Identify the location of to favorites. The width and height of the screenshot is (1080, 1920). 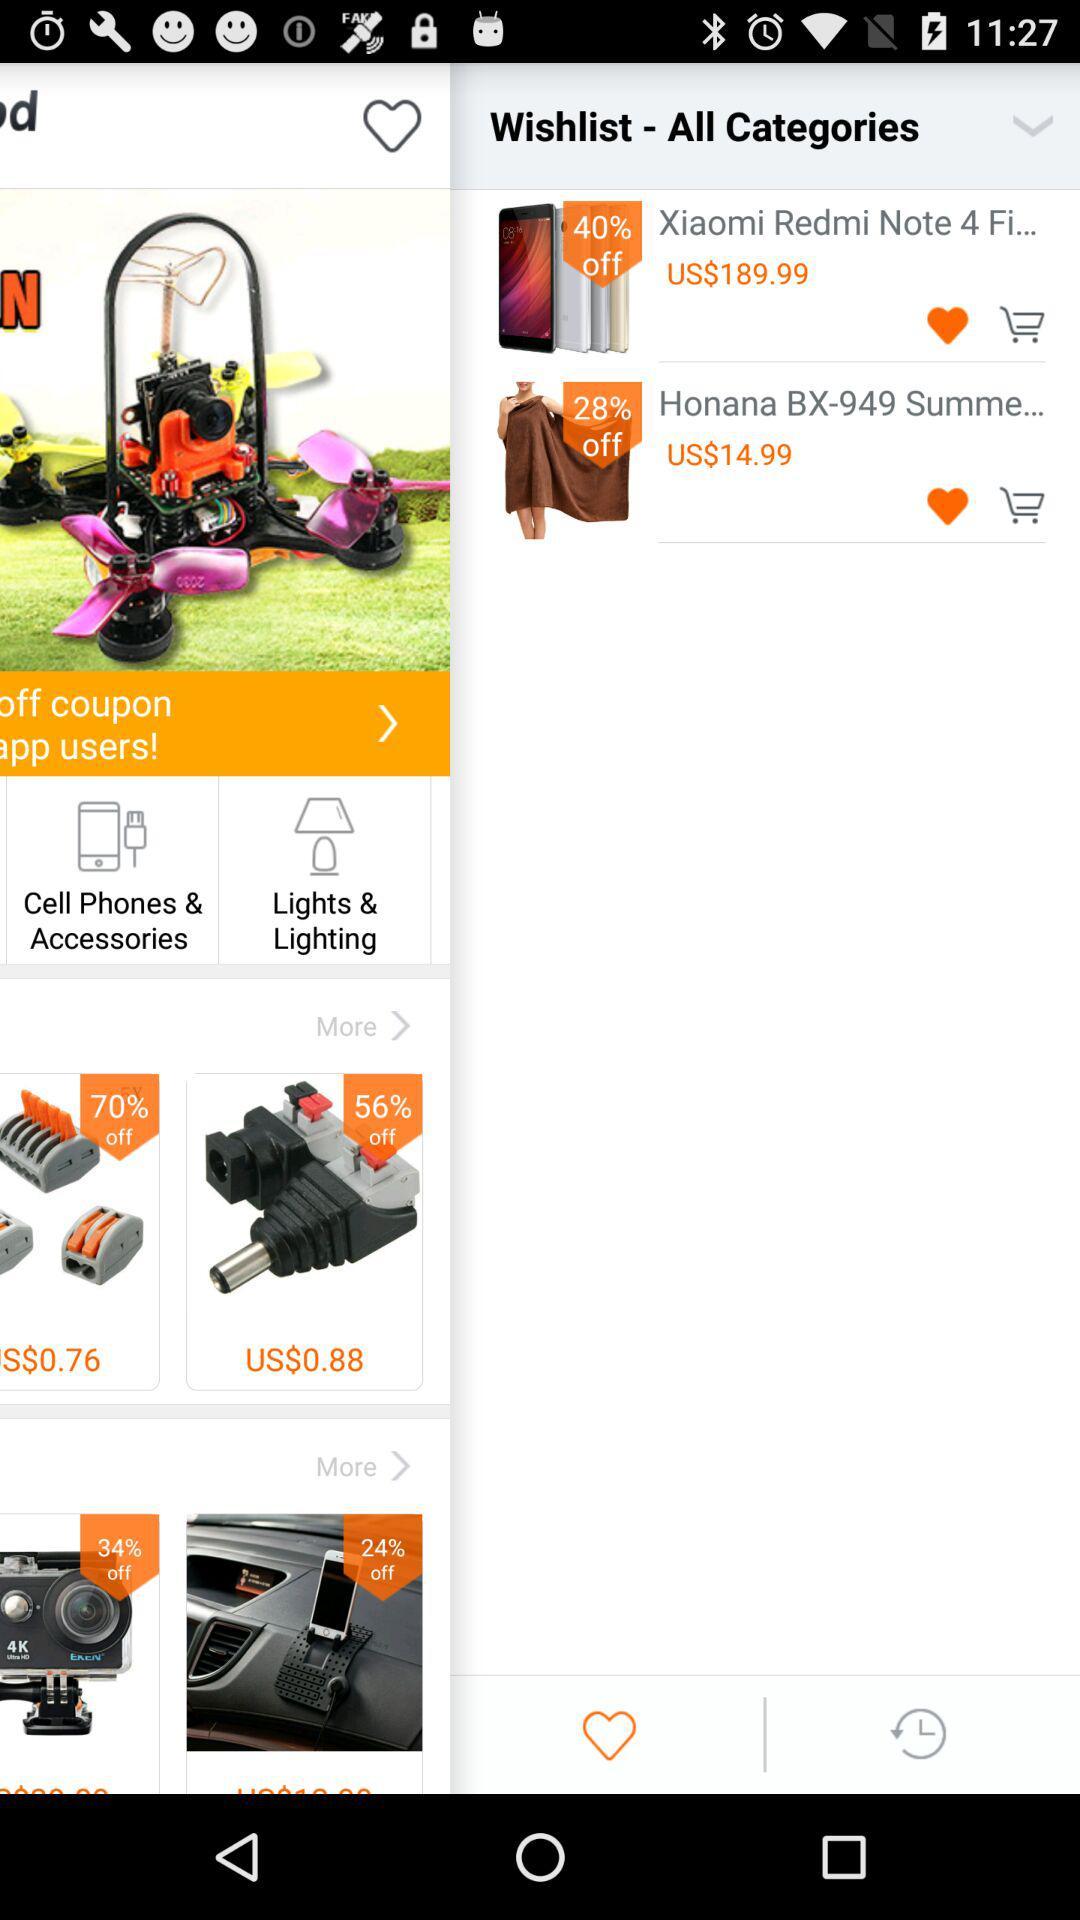
(947, 324).